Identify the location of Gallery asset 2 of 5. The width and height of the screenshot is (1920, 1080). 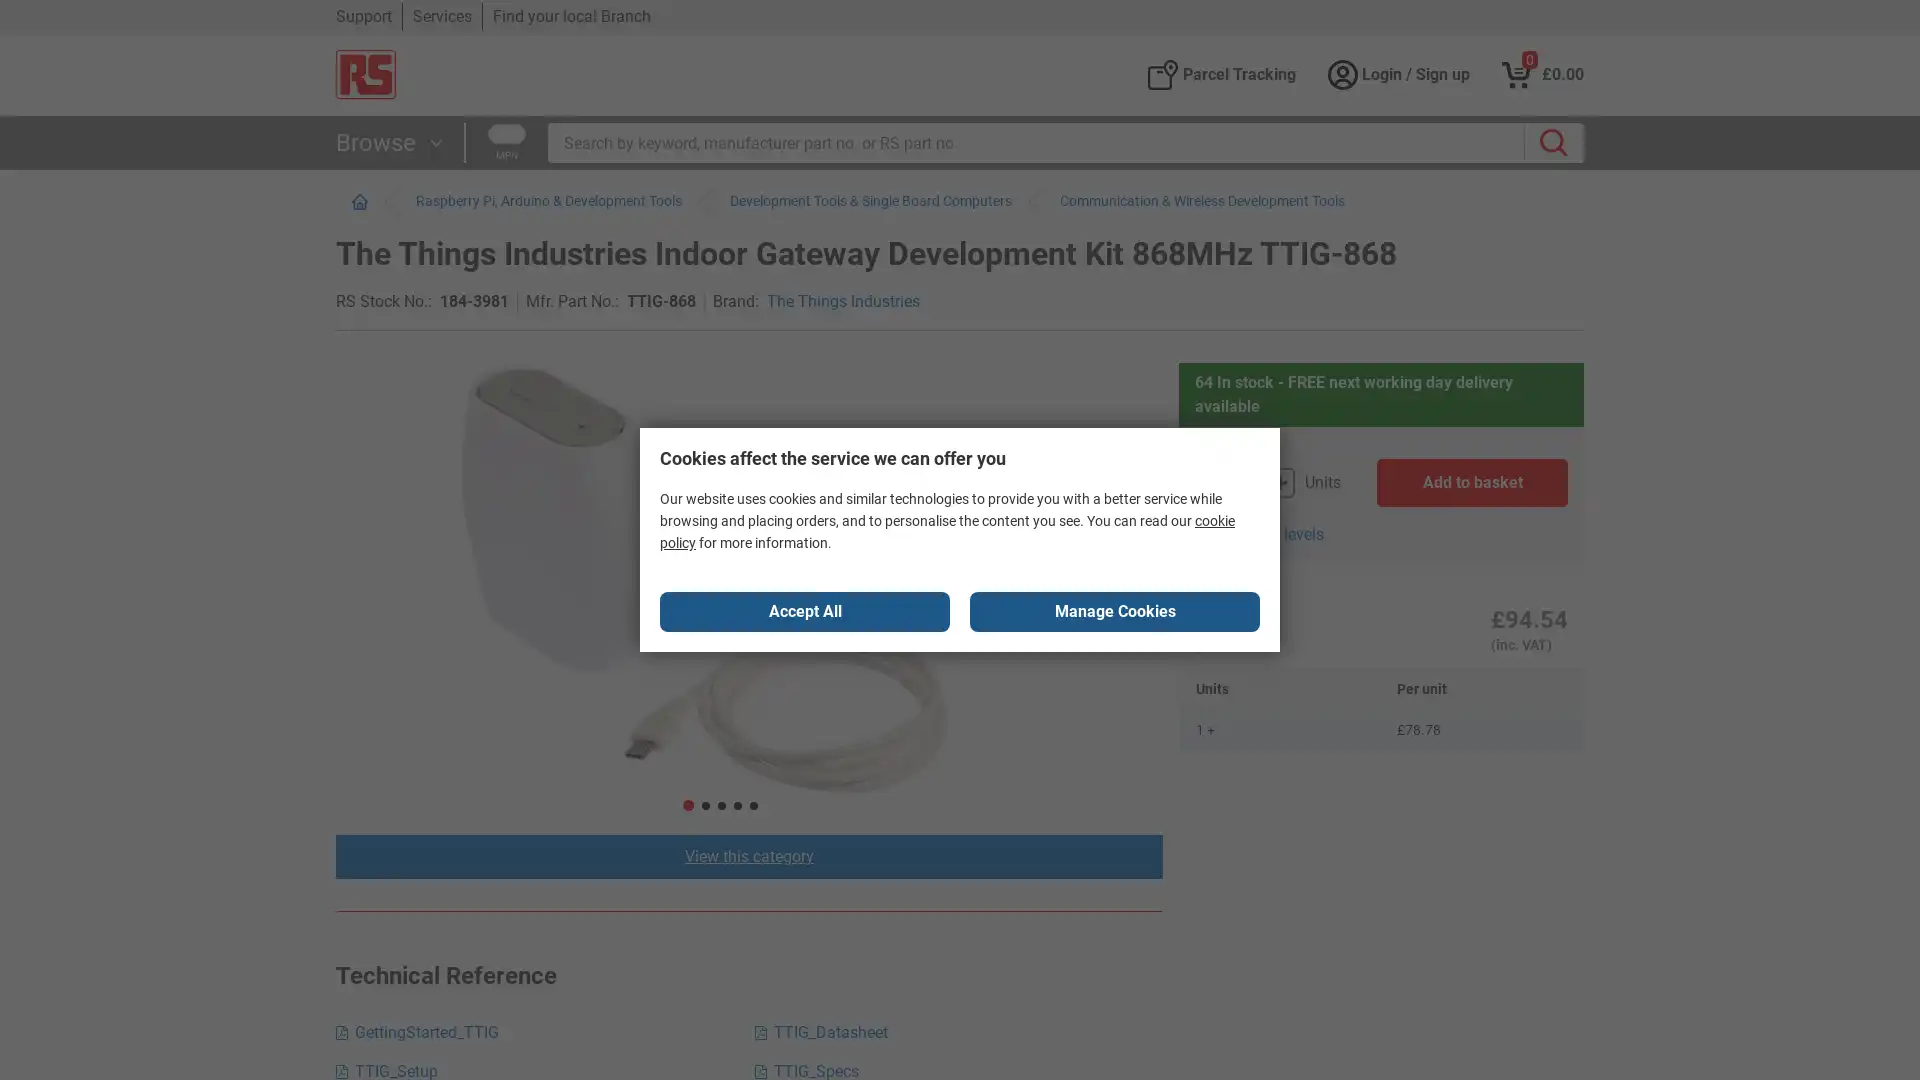
(807, 562).